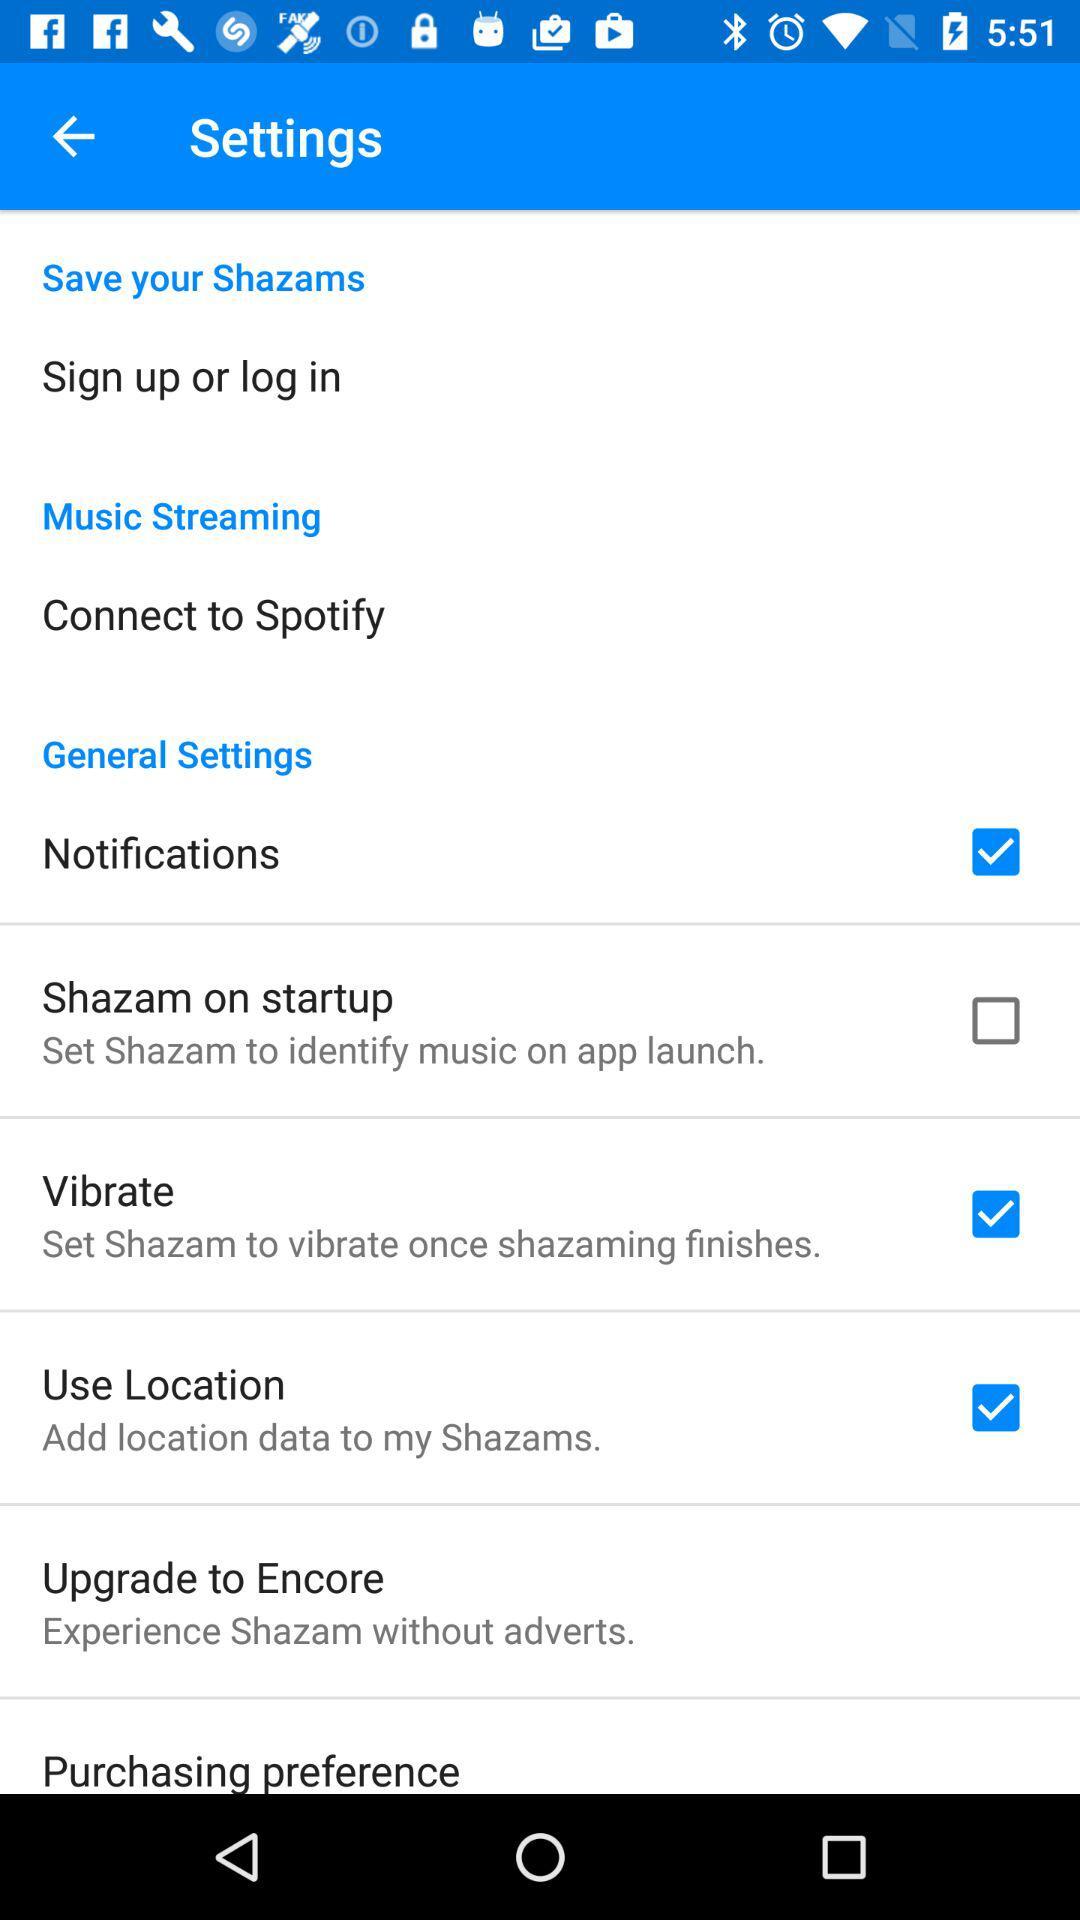 This screenshot has width=1080, height=1920. I want to click on the save your shazams, so click(540, 254).